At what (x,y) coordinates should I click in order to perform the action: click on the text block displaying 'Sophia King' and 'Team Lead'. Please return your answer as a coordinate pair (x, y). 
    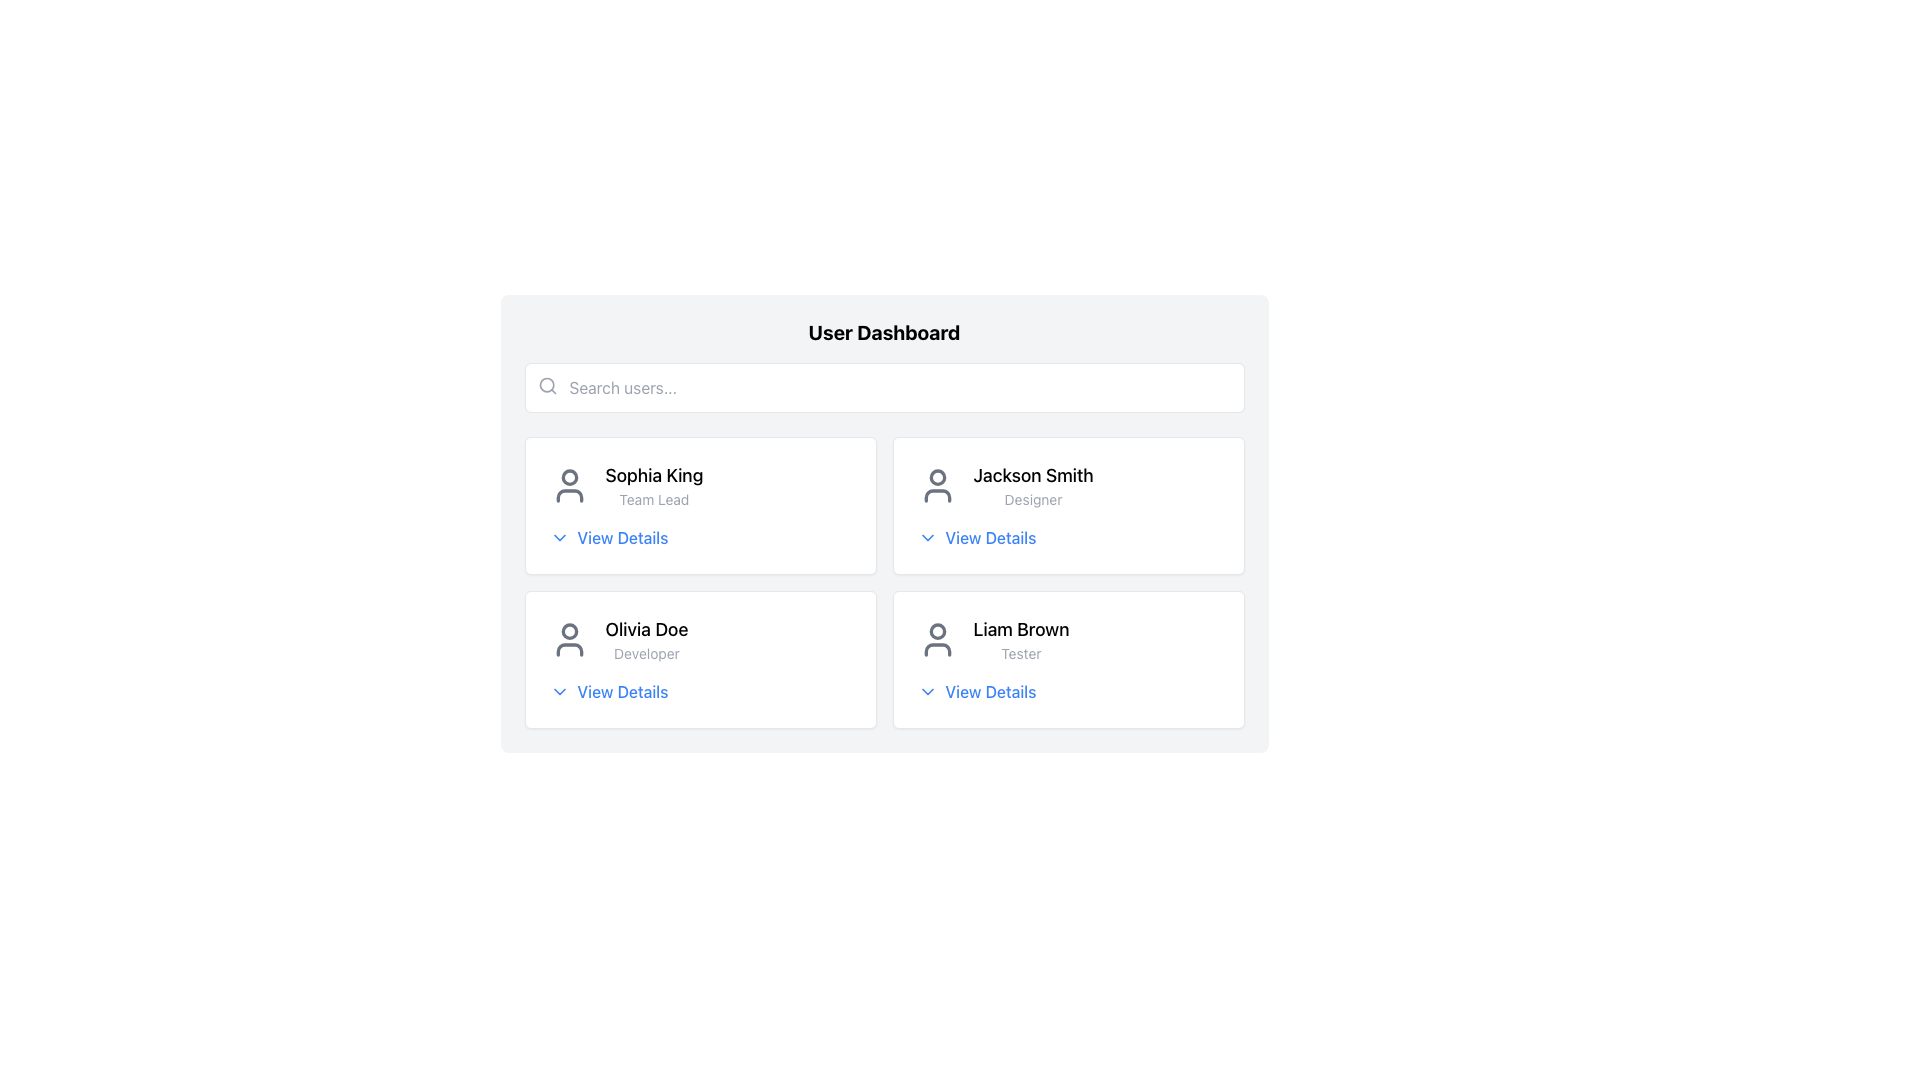
    Looking at the image, I should click on (700, 486).